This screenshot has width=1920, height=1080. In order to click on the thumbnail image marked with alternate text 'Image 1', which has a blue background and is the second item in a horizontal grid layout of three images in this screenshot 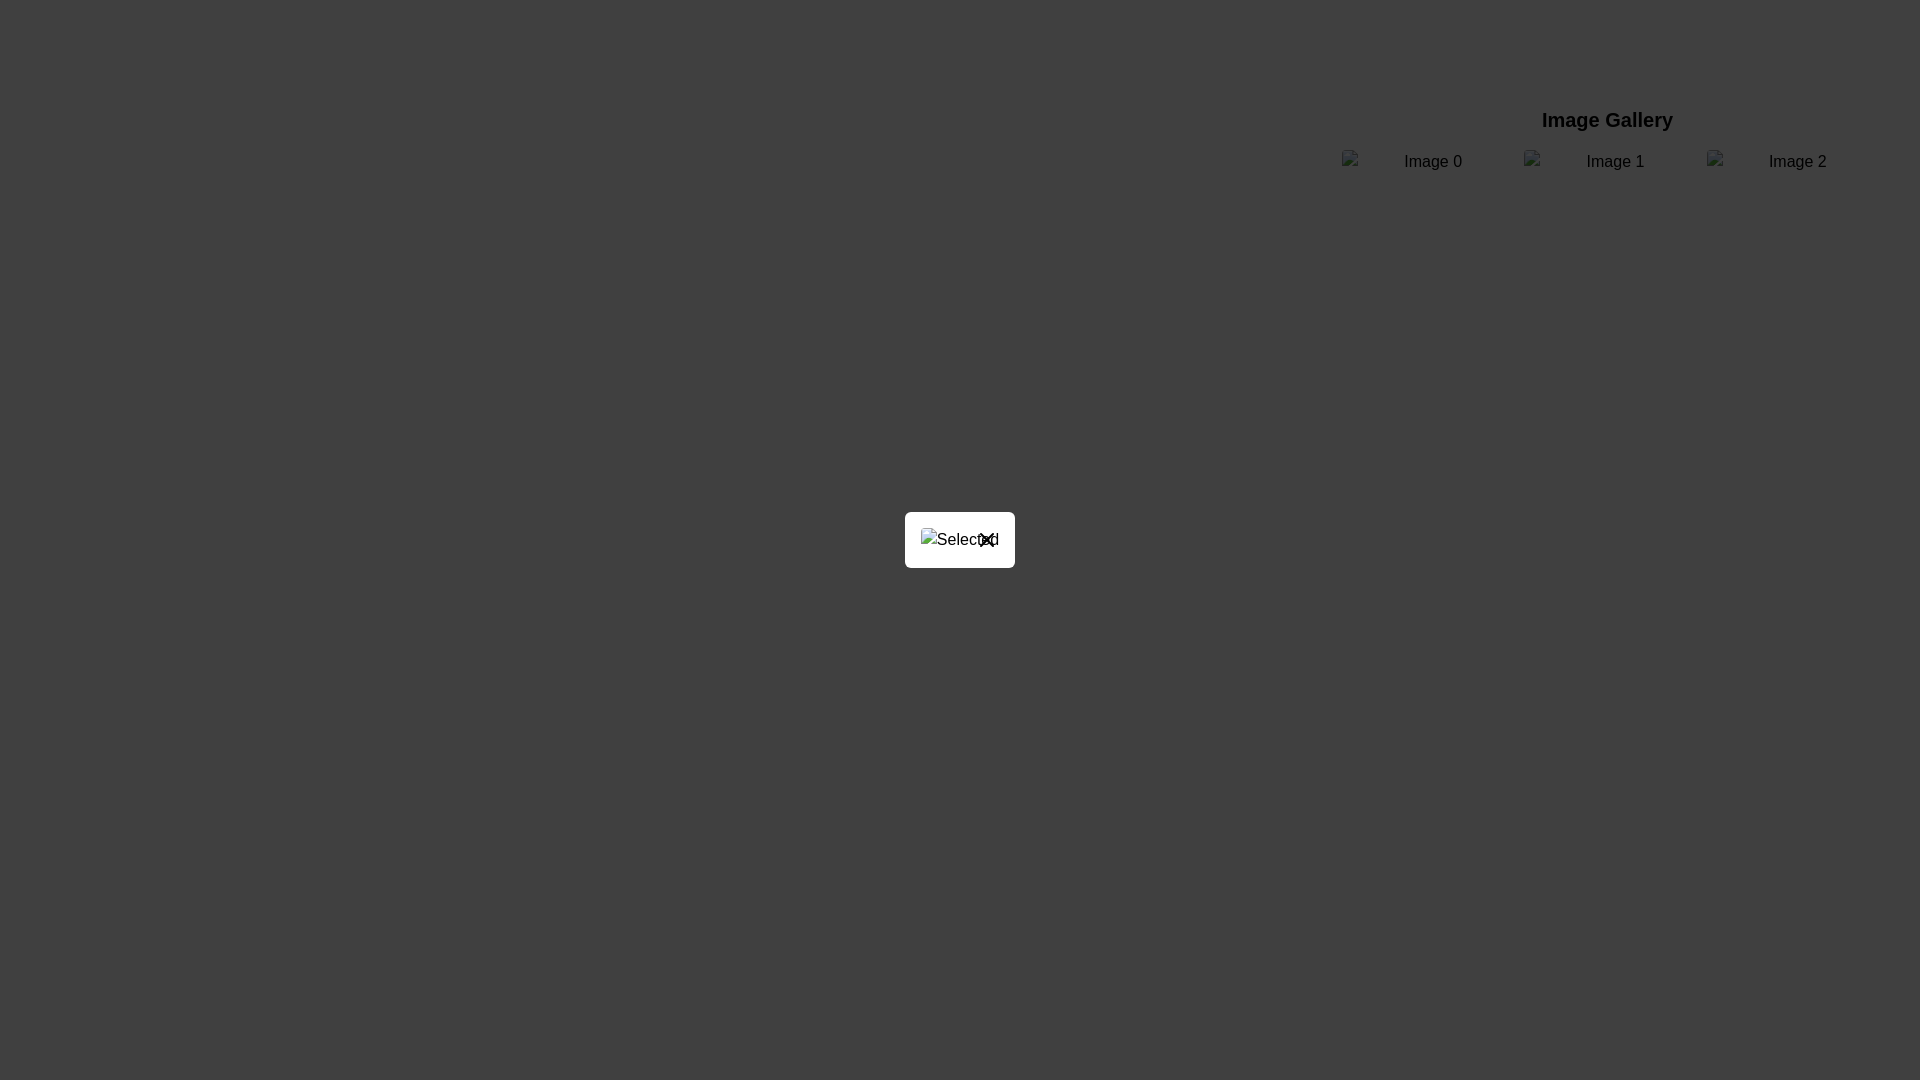, I will do `click(1607, 161)`.